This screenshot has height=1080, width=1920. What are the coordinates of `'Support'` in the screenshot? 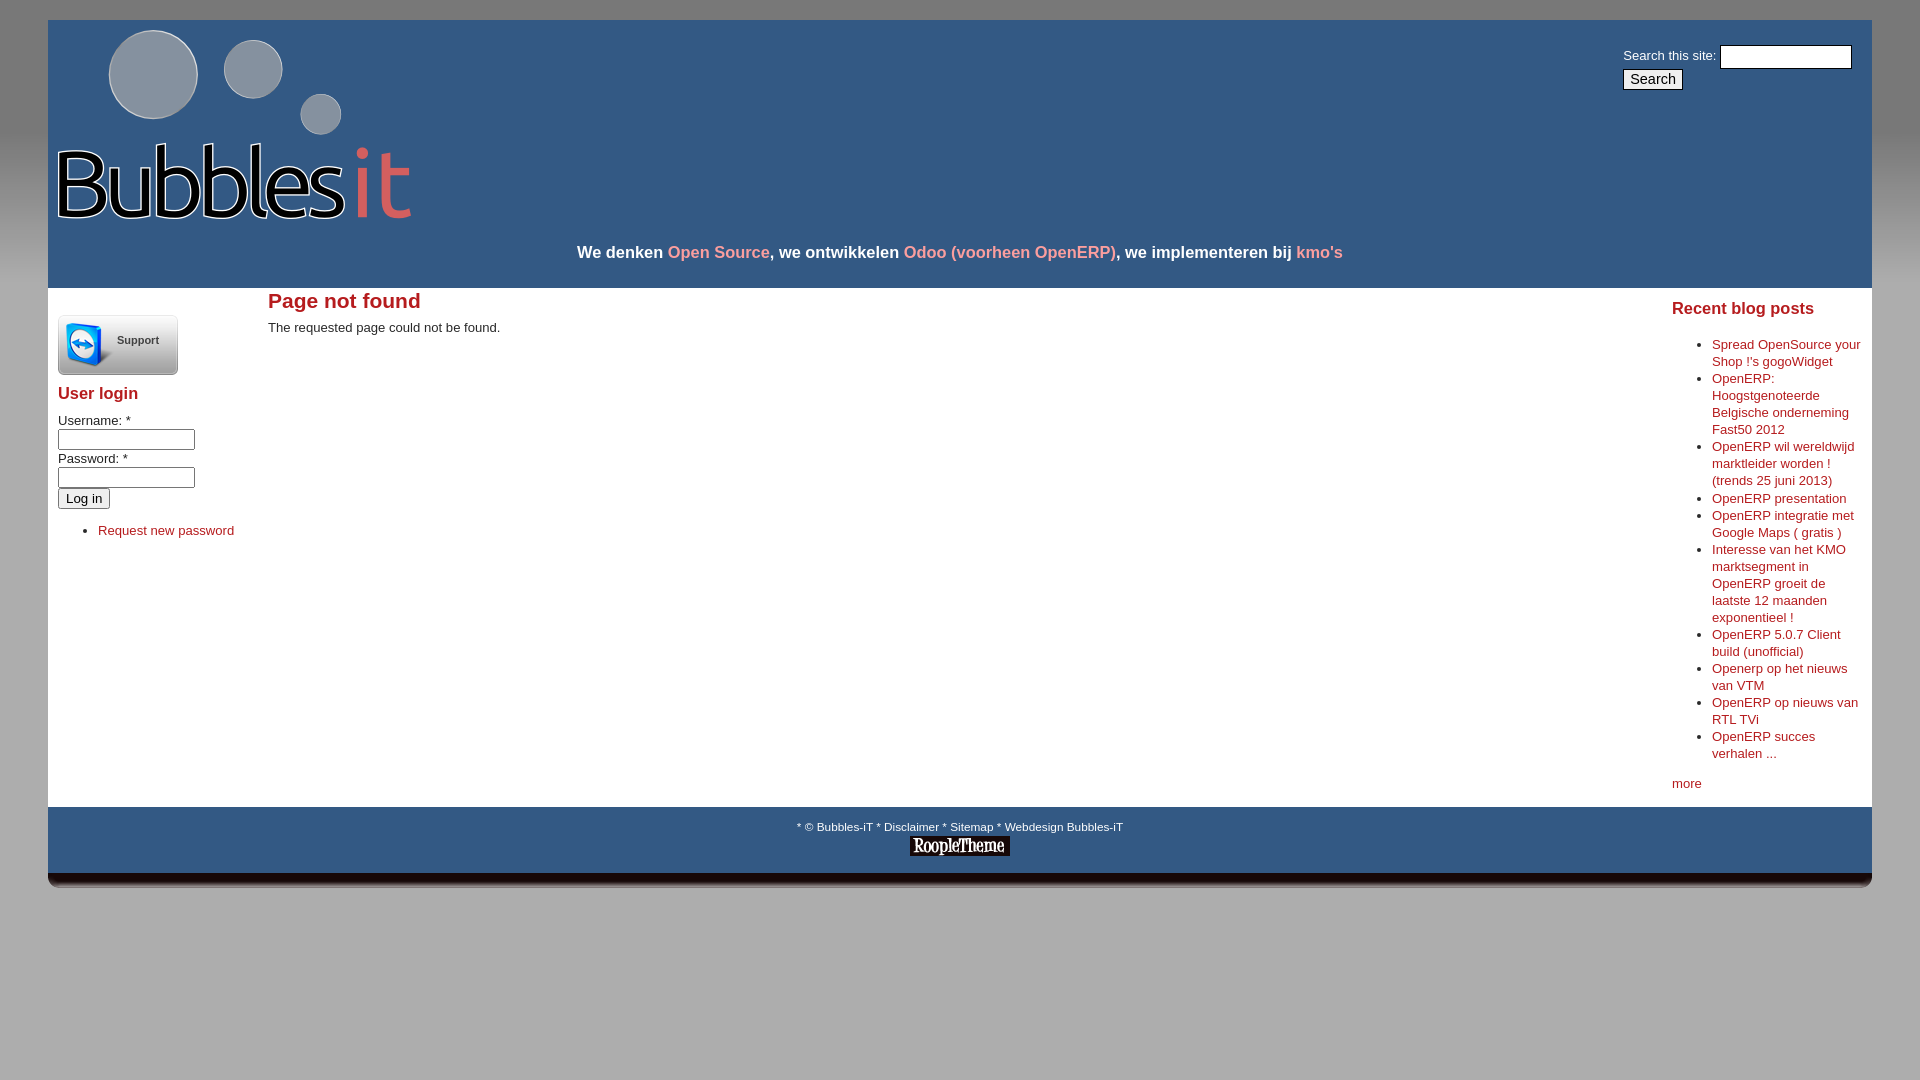 It's located at (117, 343).